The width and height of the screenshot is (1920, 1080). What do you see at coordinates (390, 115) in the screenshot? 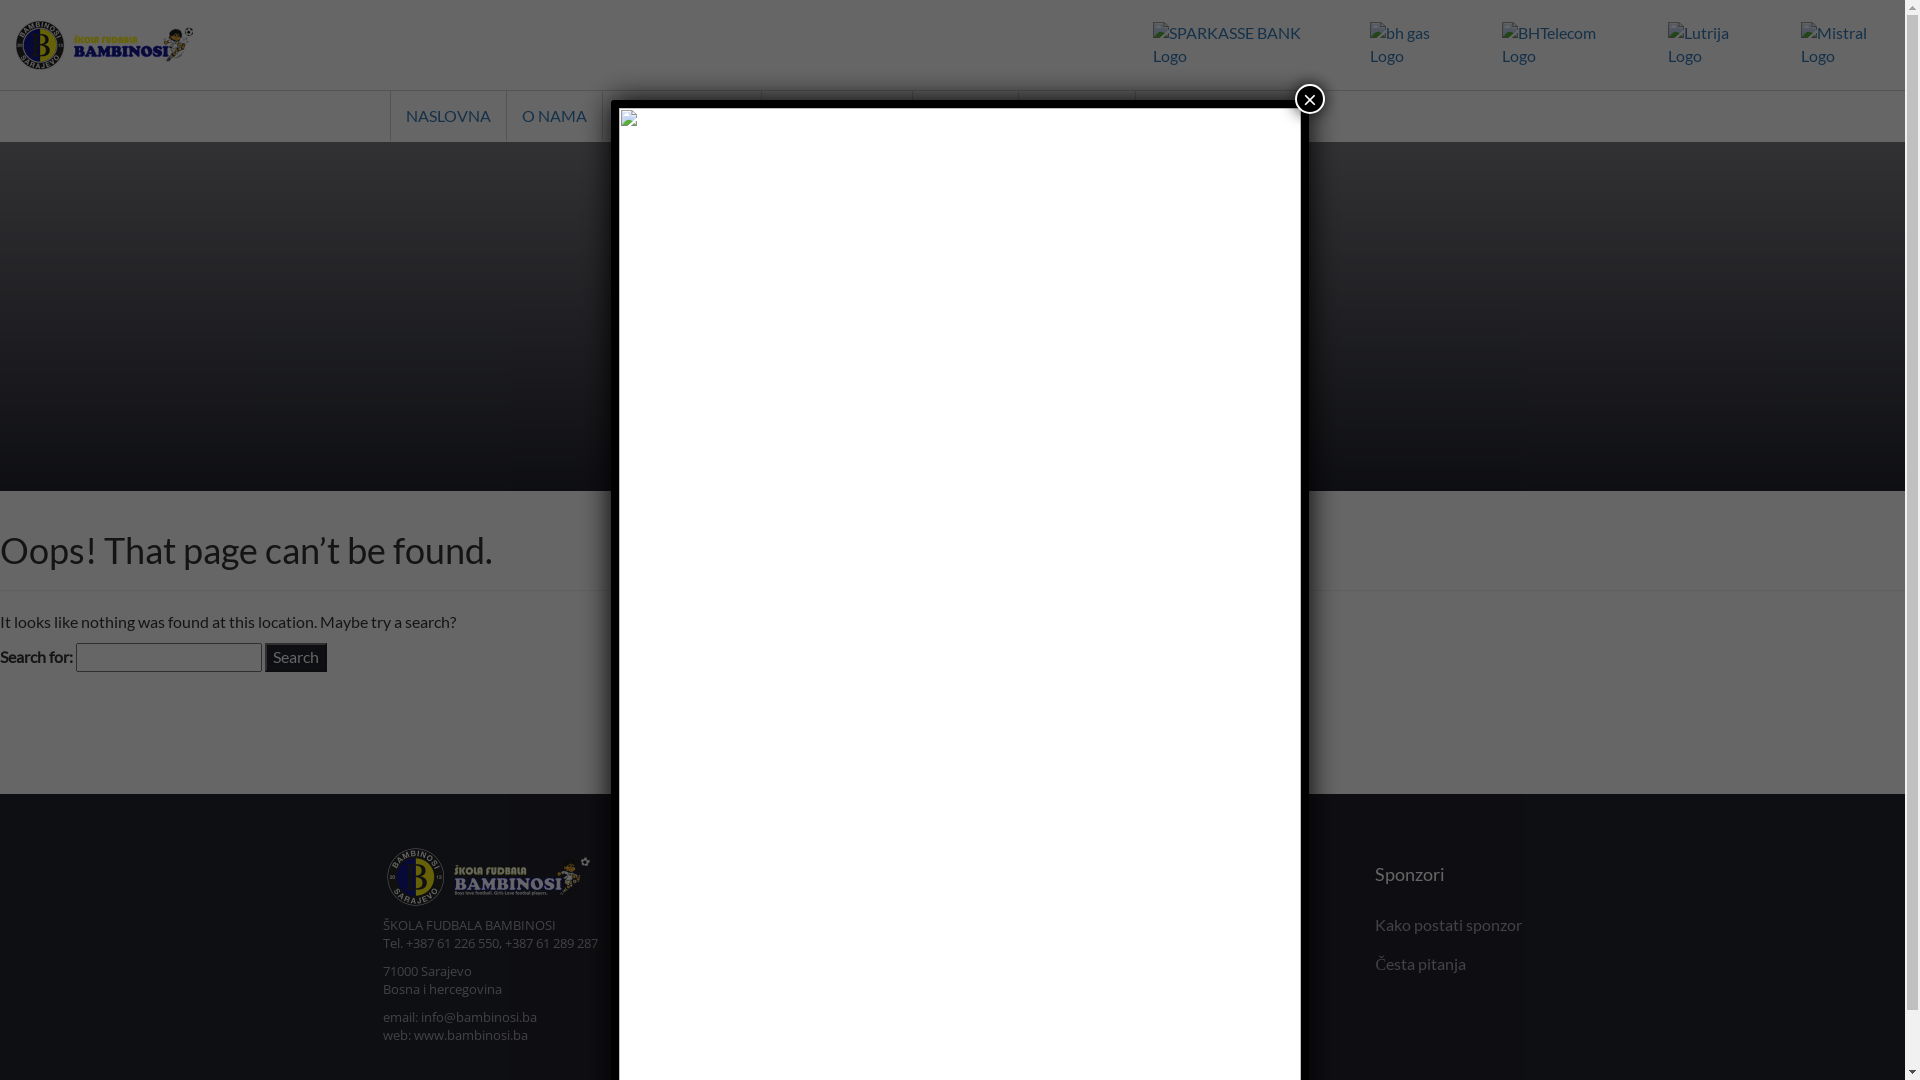
I see `'NASLOVNA'` at bounding box center [390, 115].